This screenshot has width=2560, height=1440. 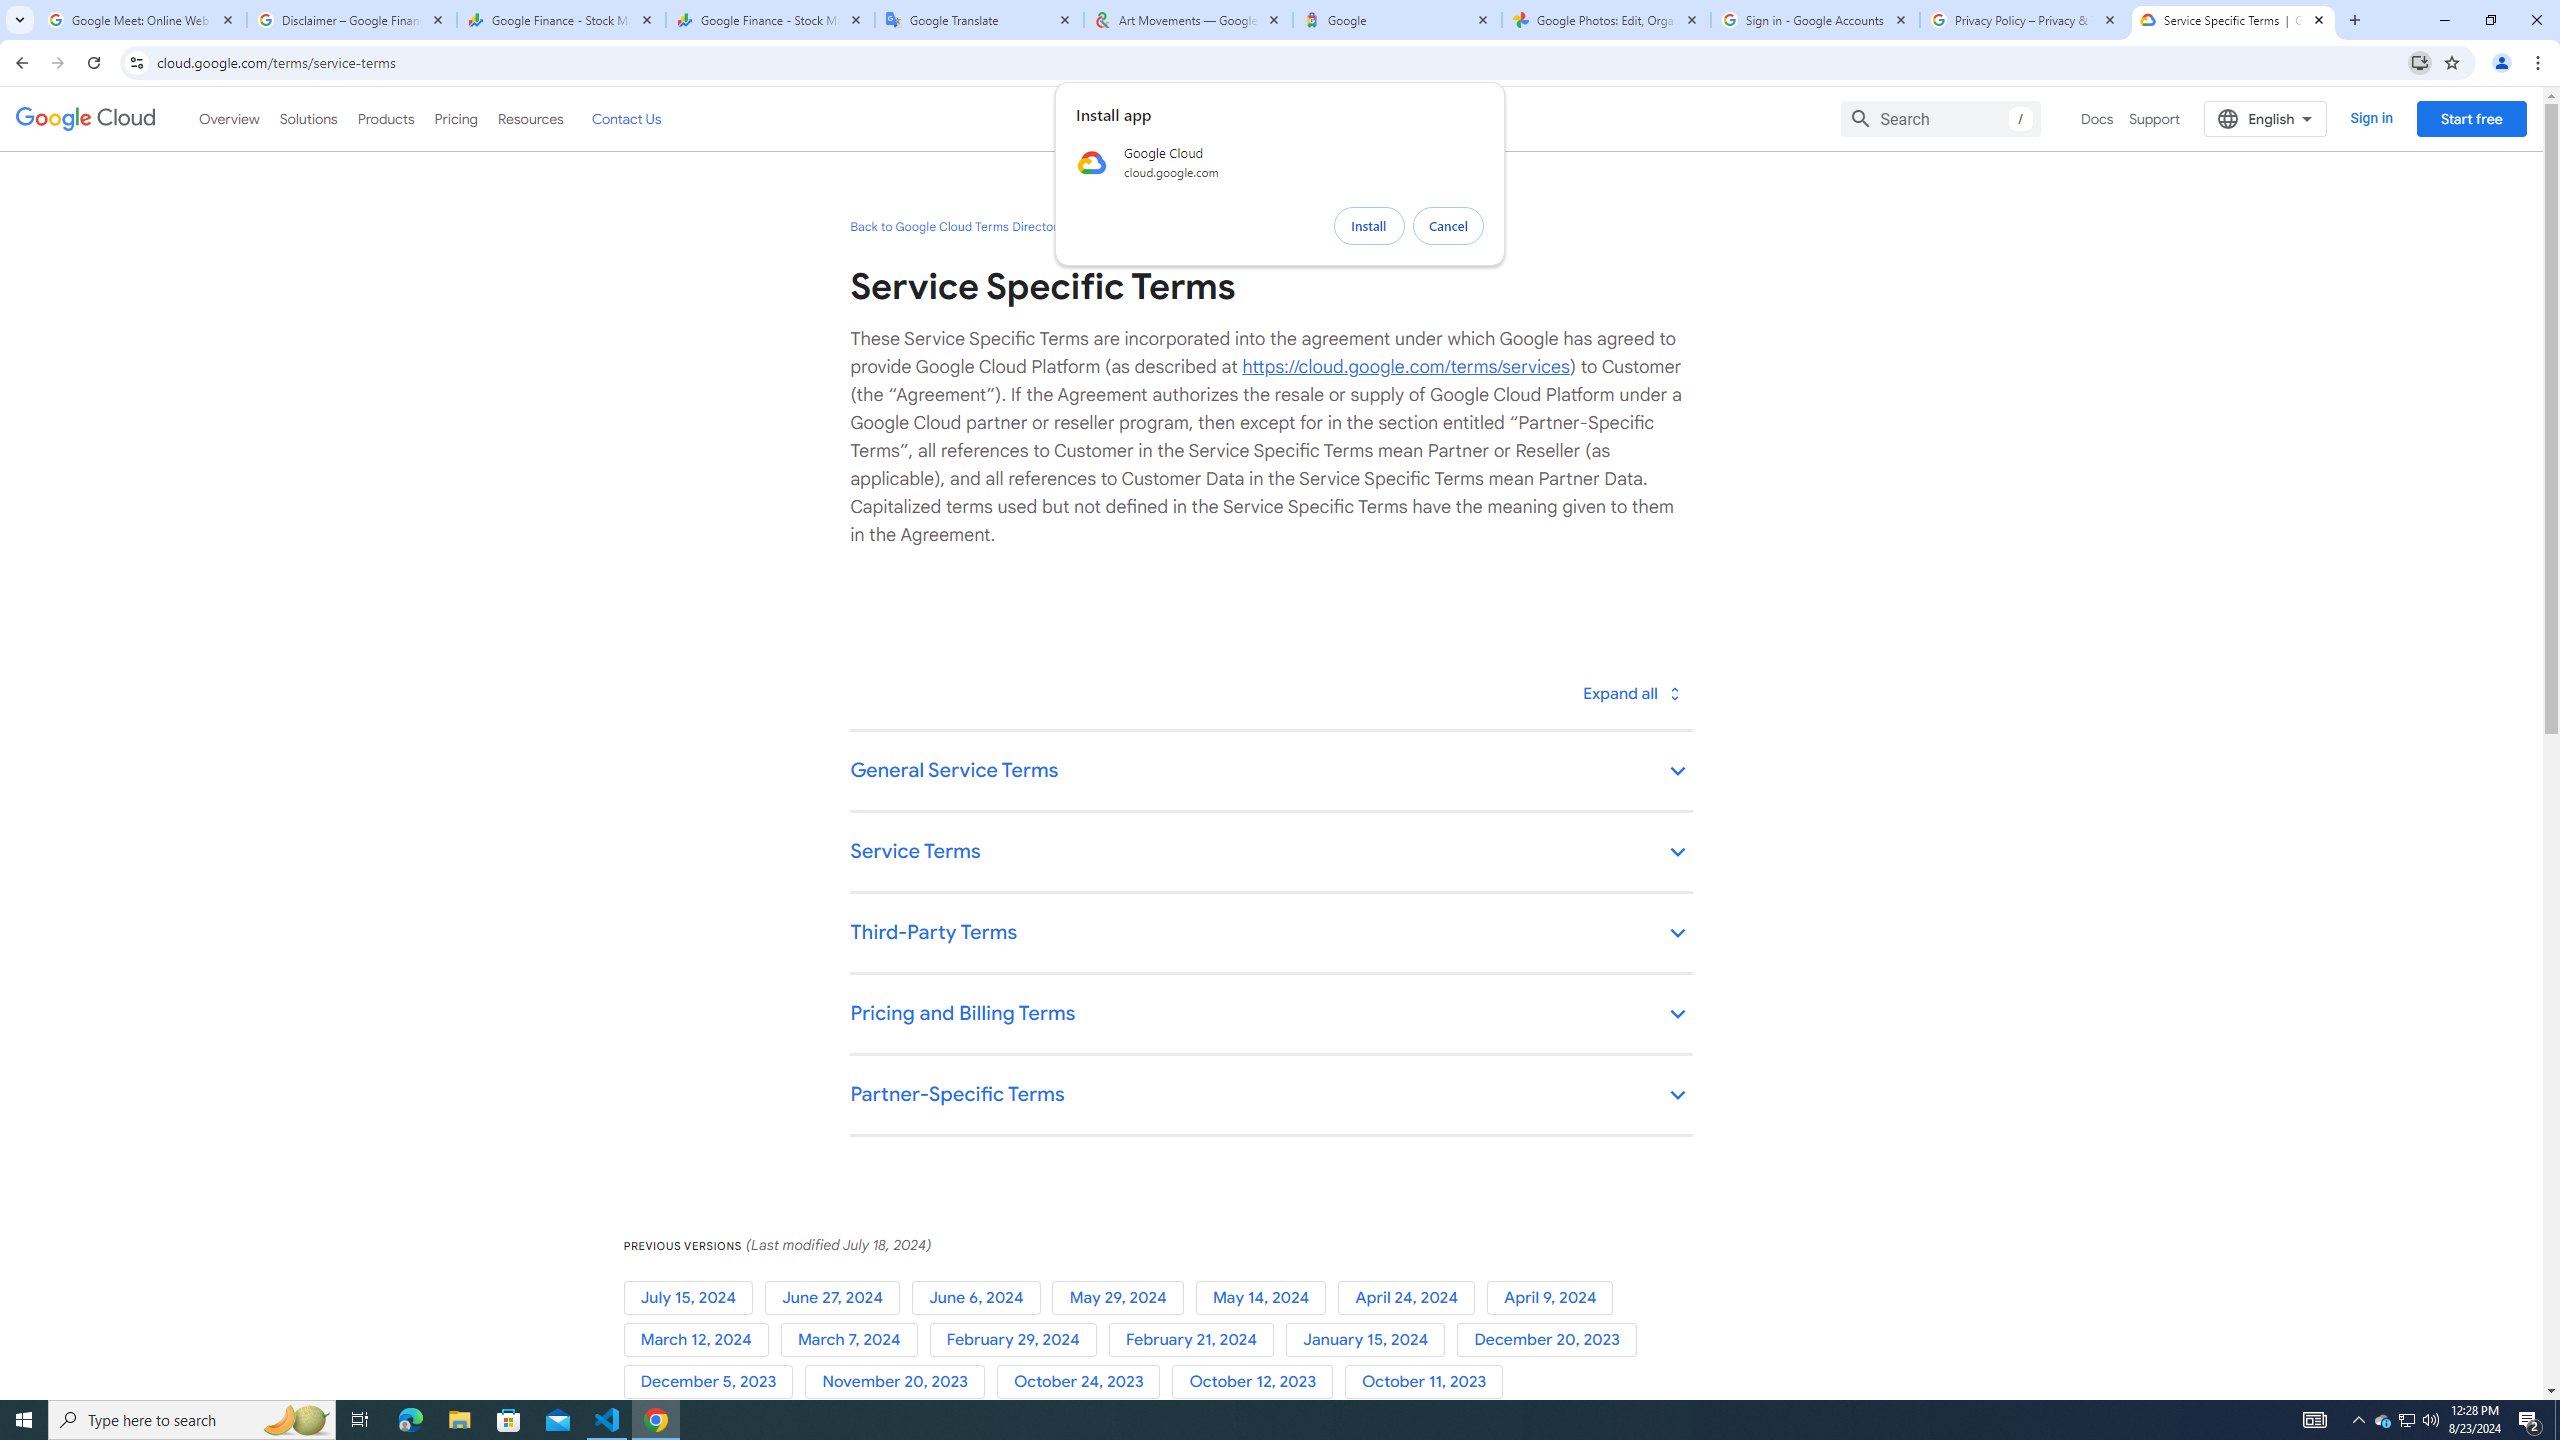 I want to click on 'https://cloud.google.com/terms/services', so click(x=1405, y=365).